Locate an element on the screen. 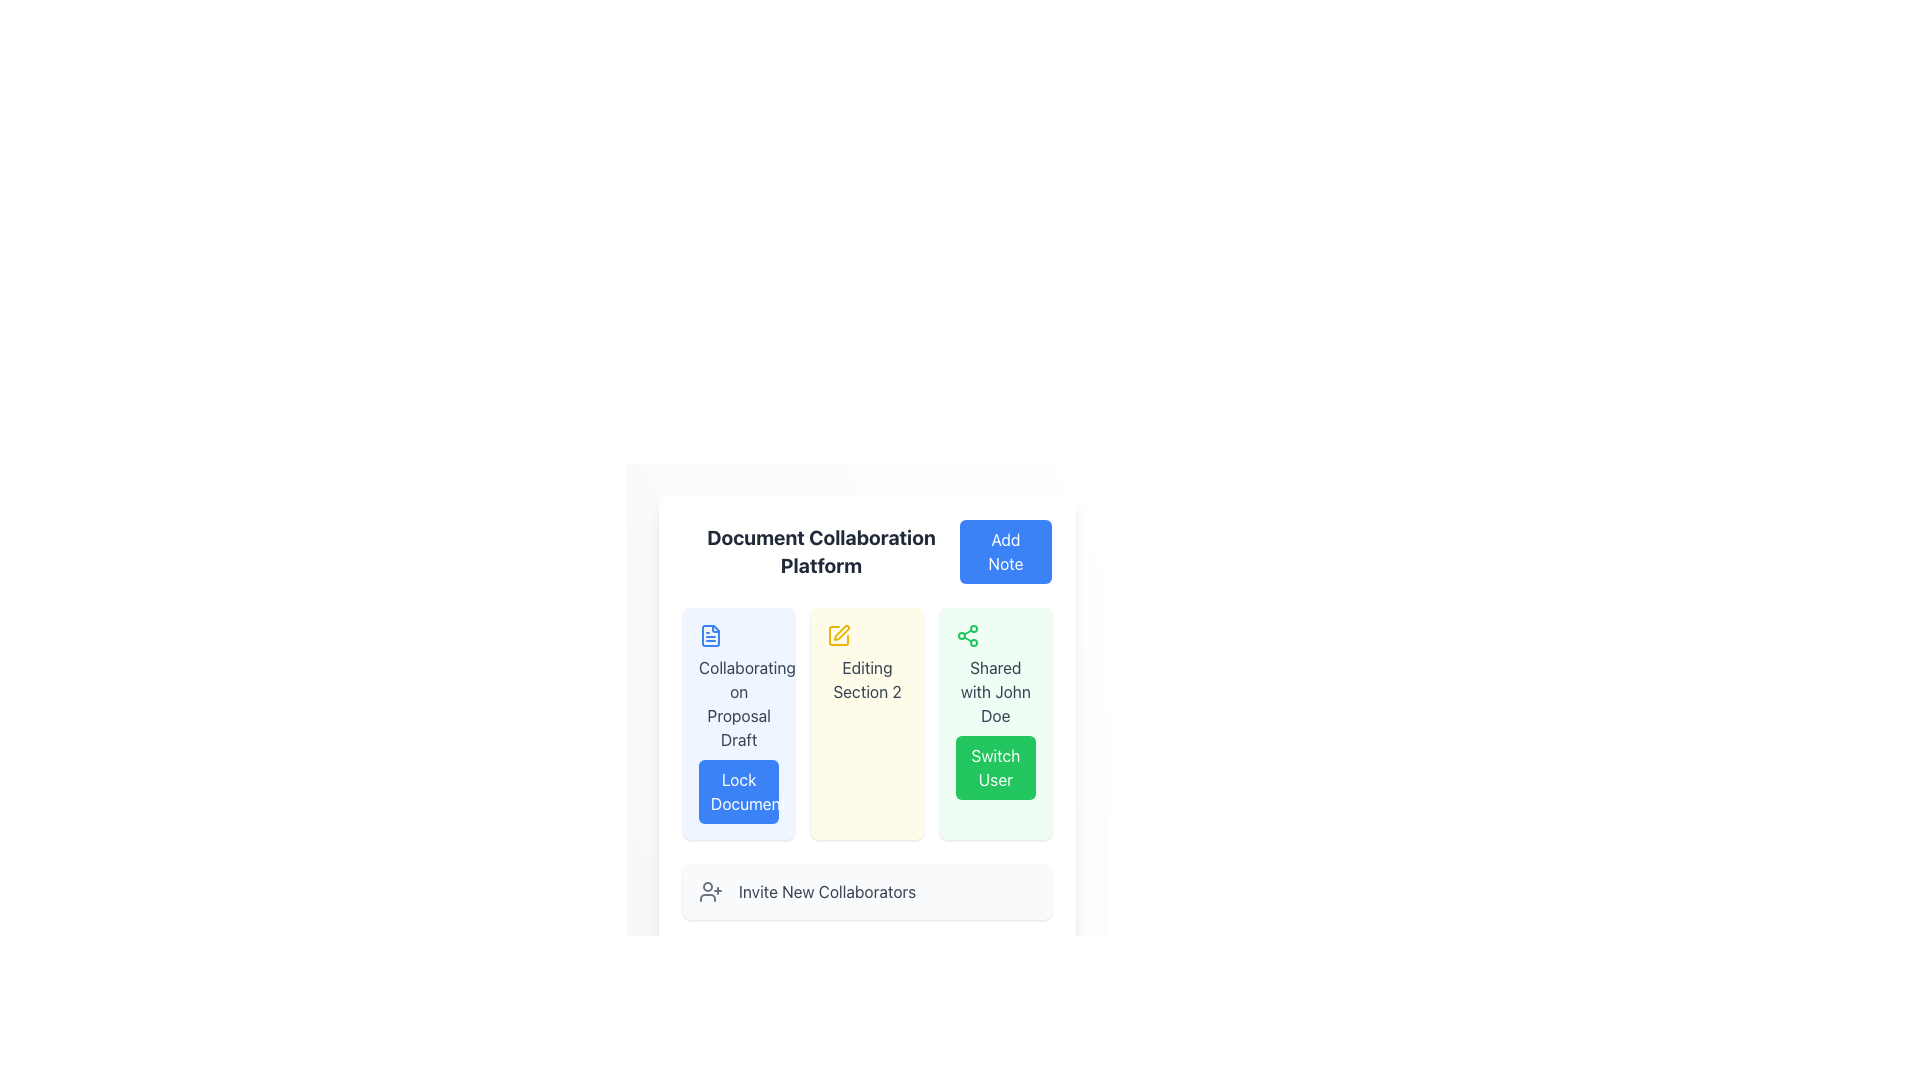  the 'edit' icon component located in the bottom-center of the grid layout, indicating functionality related to editing or modifying a document is located at coordinates (842, 632).